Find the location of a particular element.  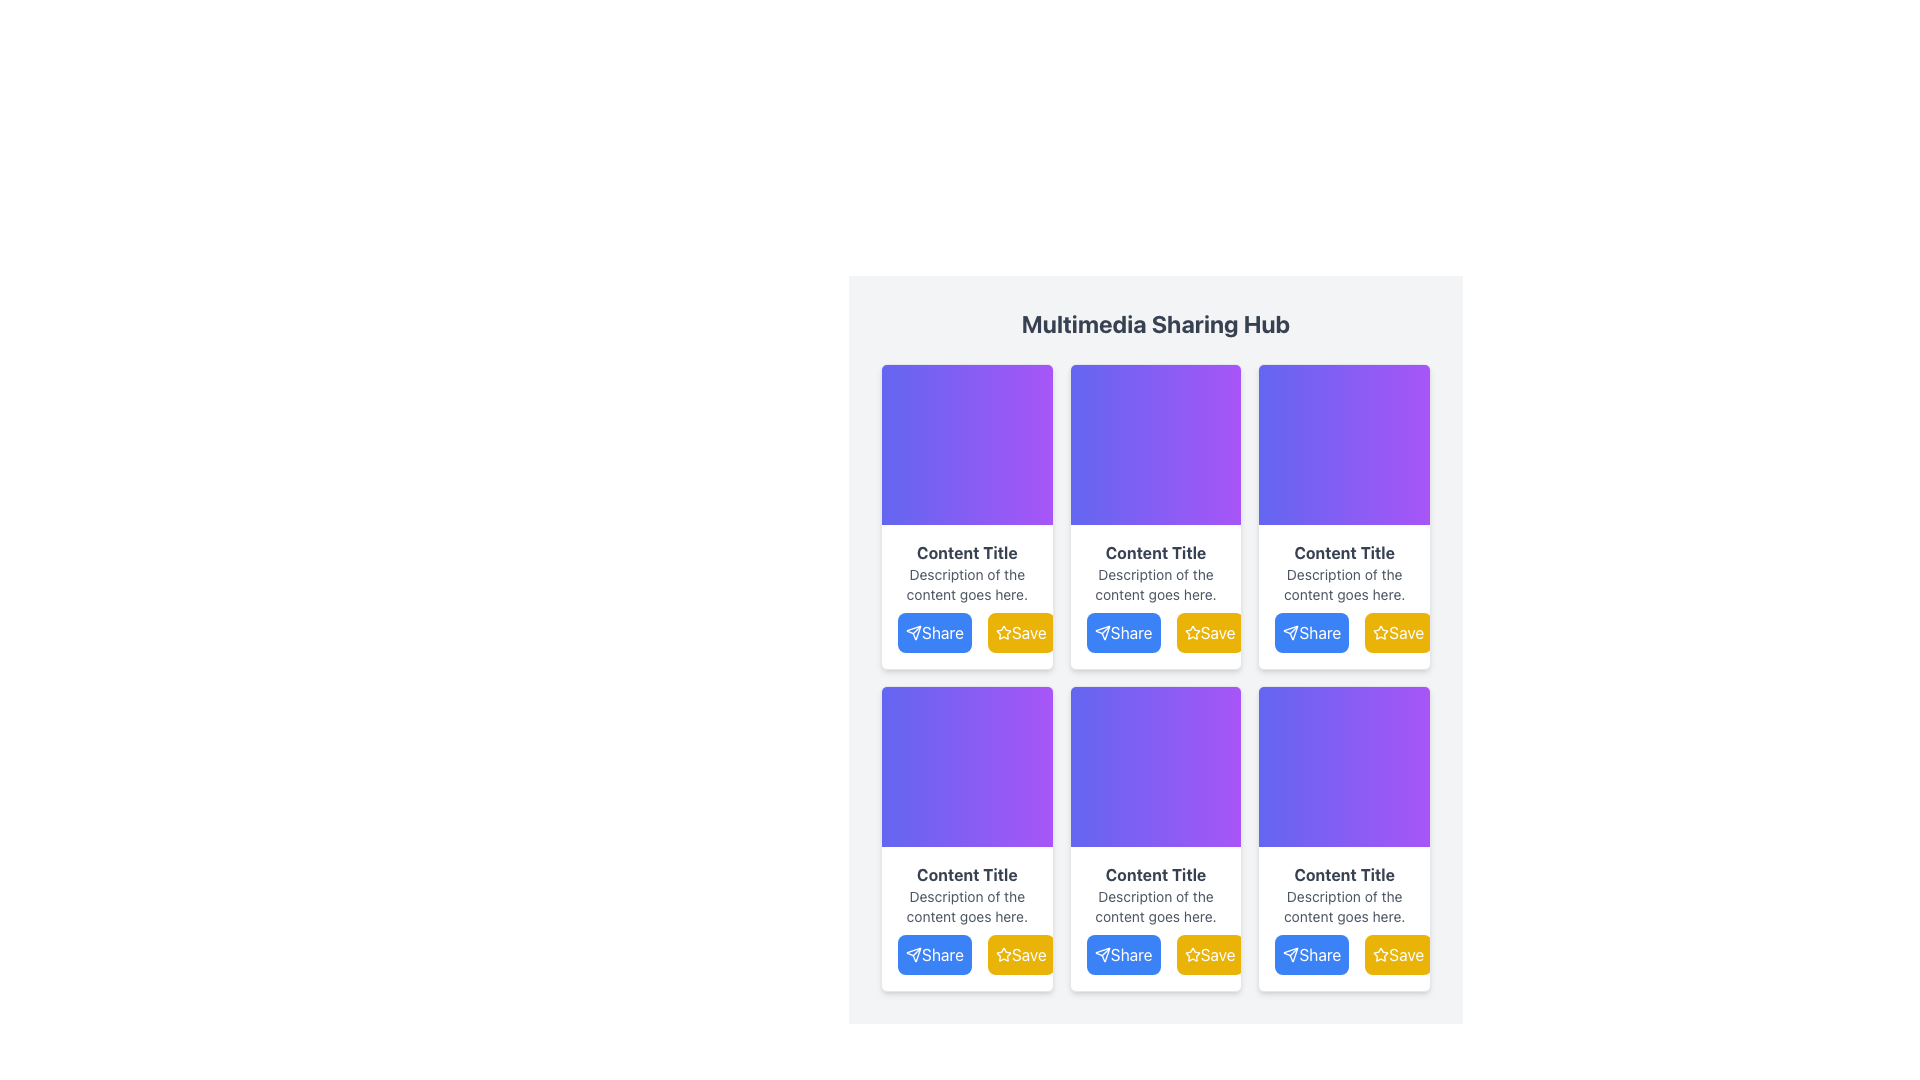

text label that displays 'Description of the content goes here.' which is styled in small gray text and located below the 'Content Title' within the card-like component is located at coordinates (967, 906).